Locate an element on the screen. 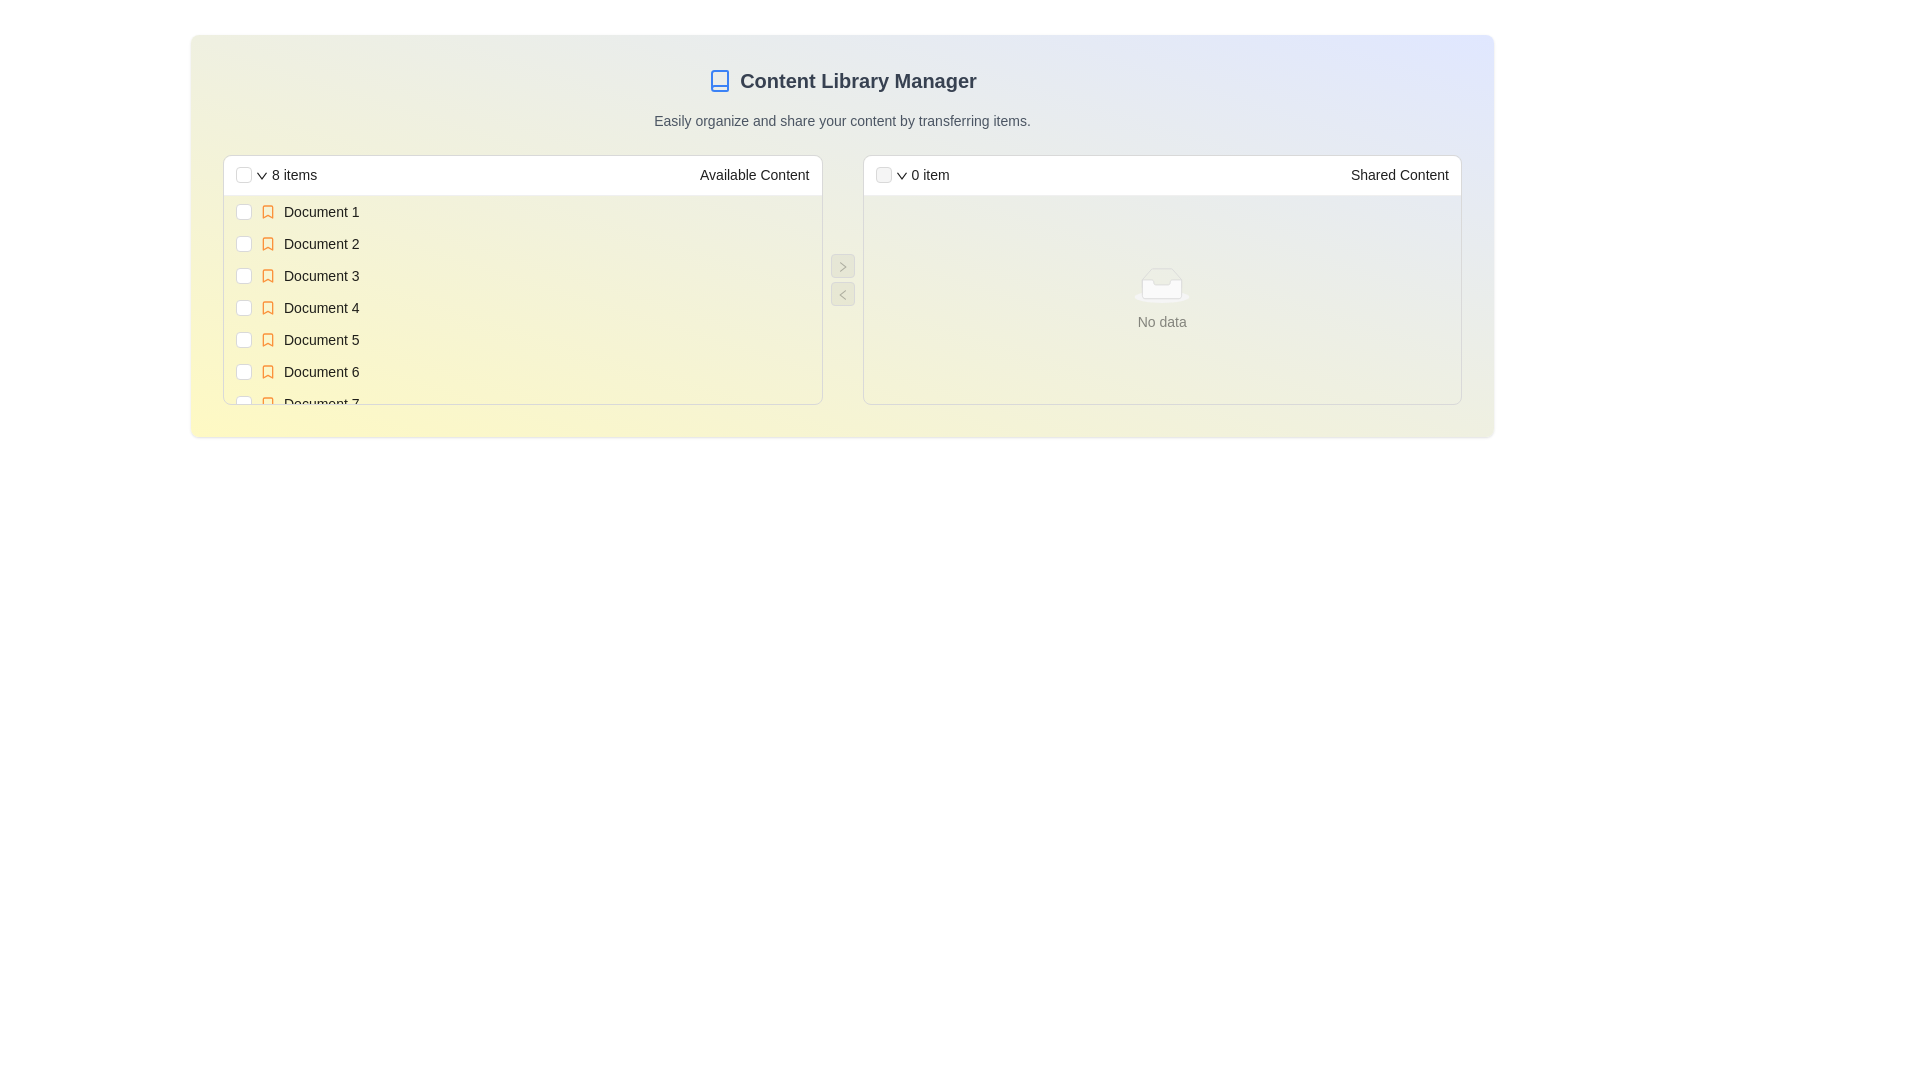 The height and width of the screenshot is (1080, 1920). the checkbox in the third item of the 'Available Content' list is located at coordinates (522, 276).